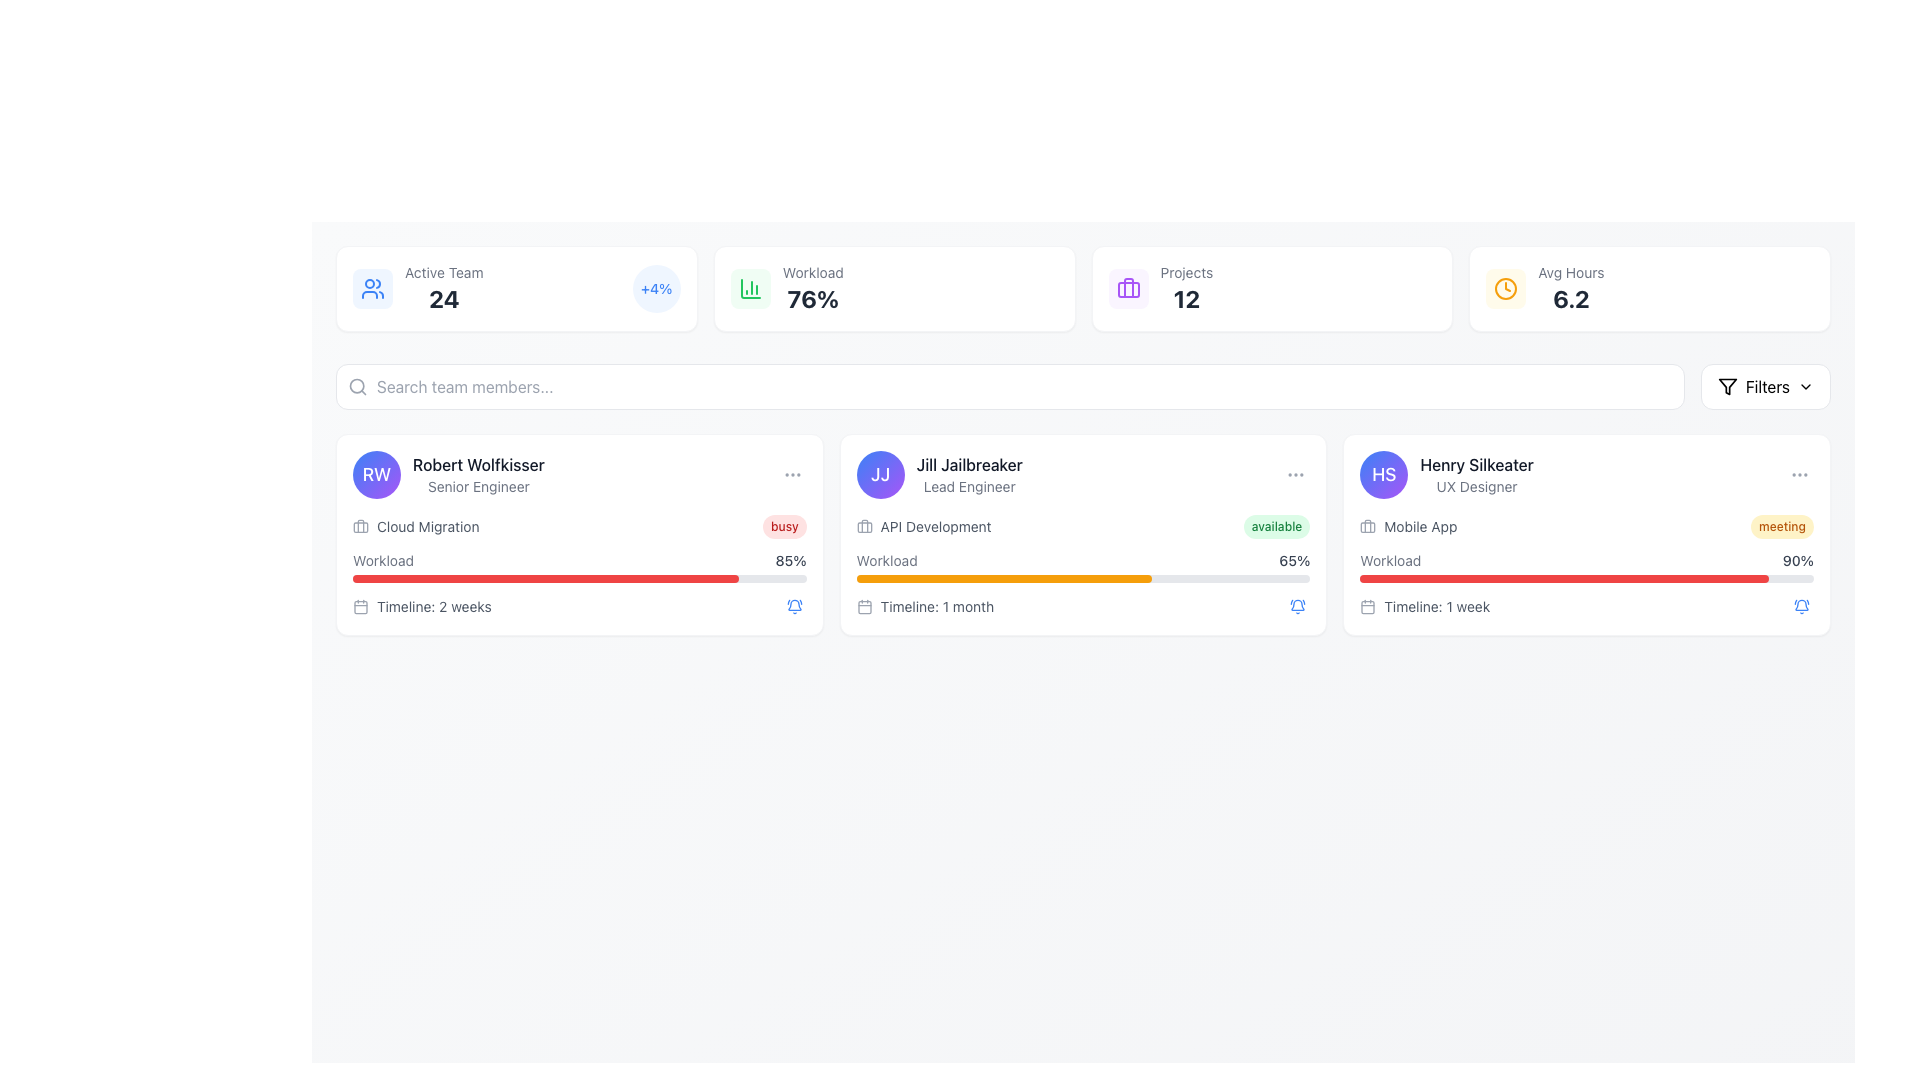  What do you see at coordinates (656, 289) in the screenshot?
I see `the Statistical Badge, which is a circular icon with a light blue background and the text '+4%' in bold blue font, located at the top right of the 'Active Team' metric` at bounding box center [656, 289].